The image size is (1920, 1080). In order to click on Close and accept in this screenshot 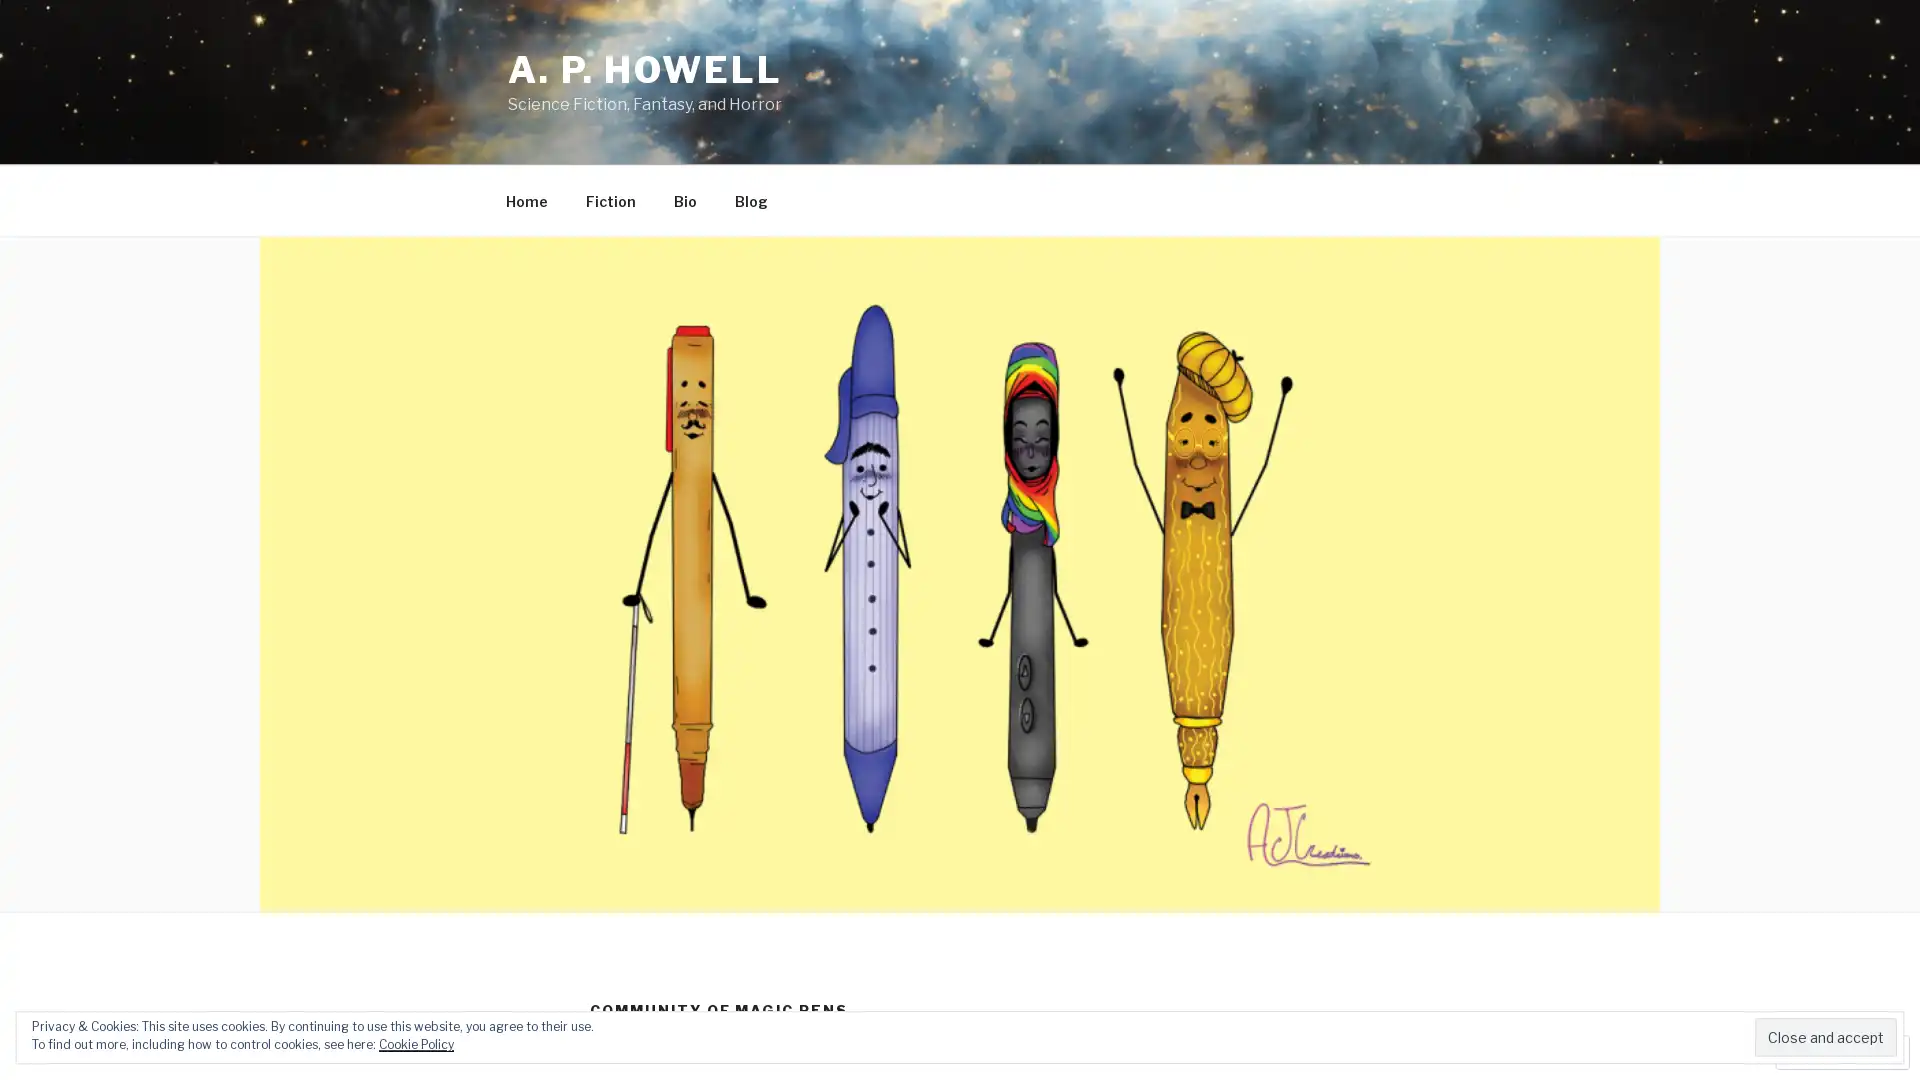, I will do `click(1825, 1036)`.